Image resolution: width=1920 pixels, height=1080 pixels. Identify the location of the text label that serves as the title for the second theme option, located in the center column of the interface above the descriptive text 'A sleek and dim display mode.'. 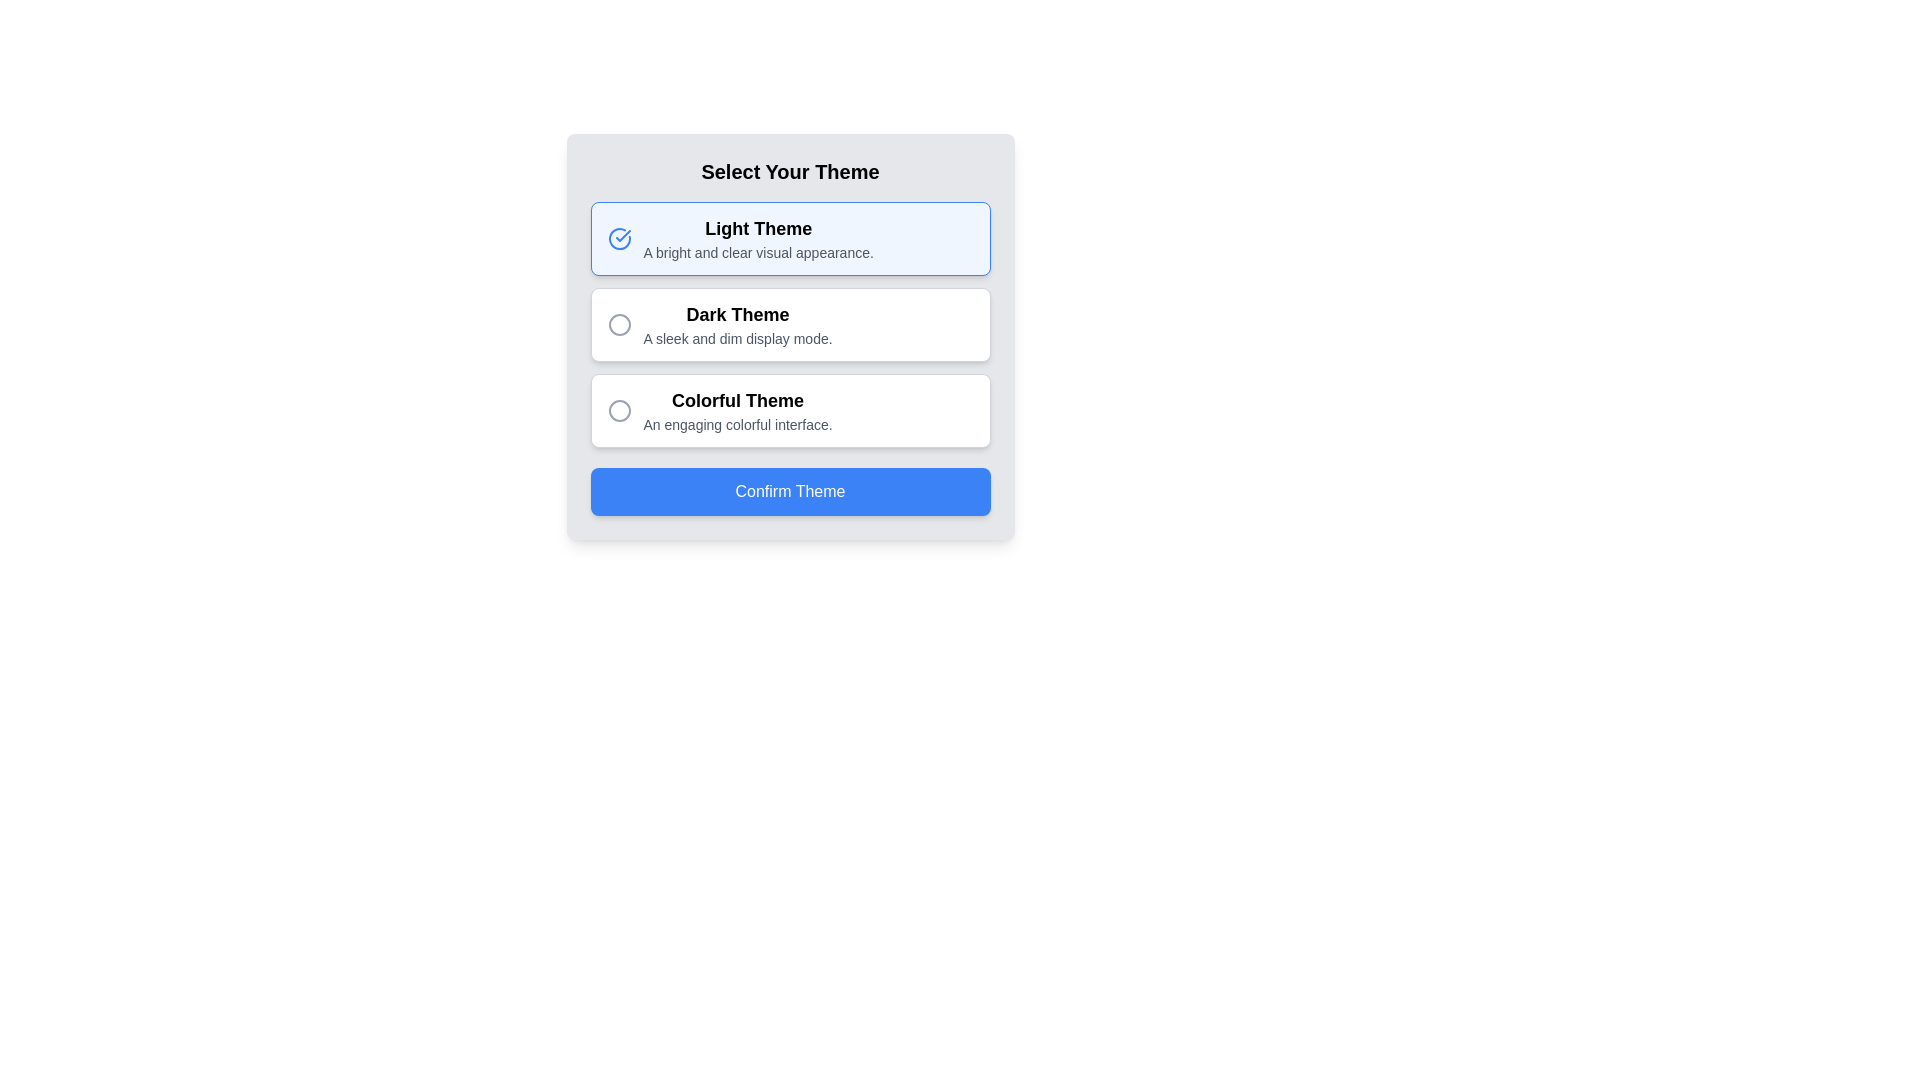
(737, 315).